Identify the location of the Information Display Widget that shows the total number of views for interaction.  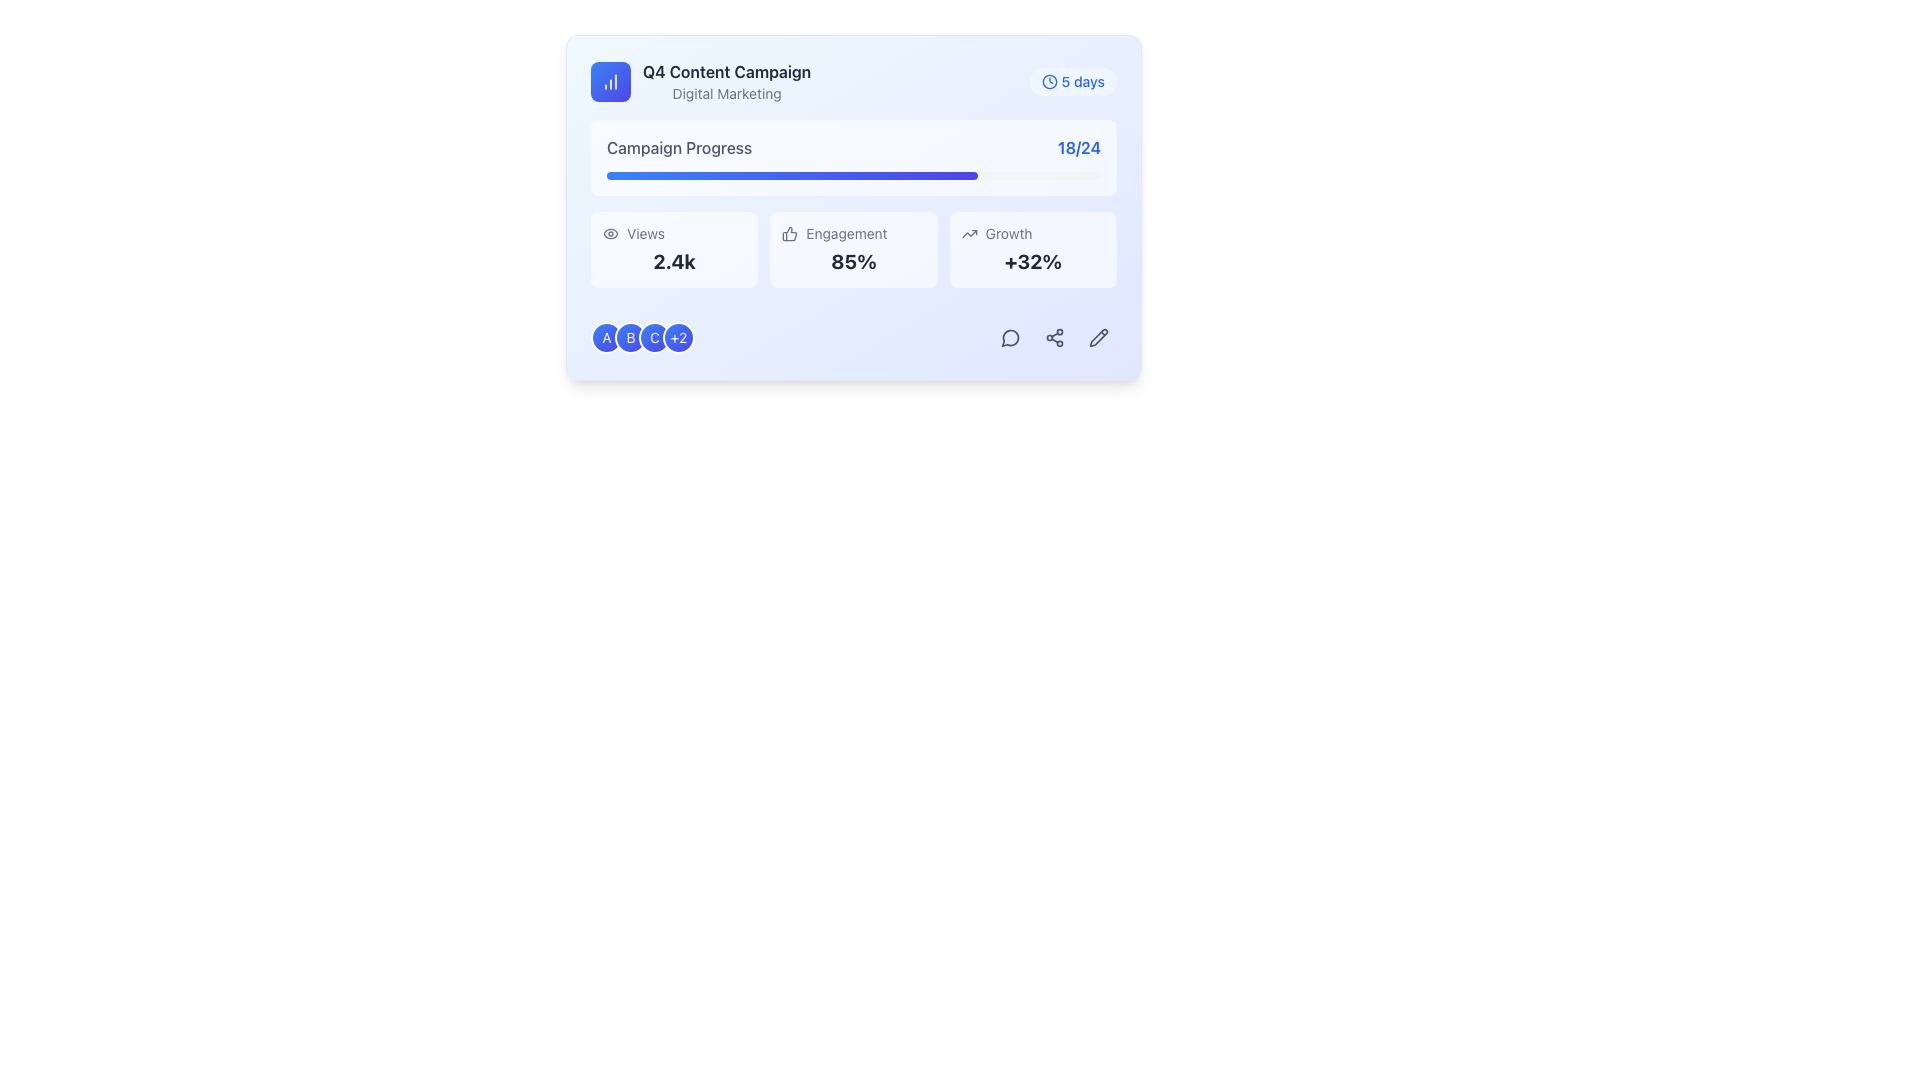
(674, 249).